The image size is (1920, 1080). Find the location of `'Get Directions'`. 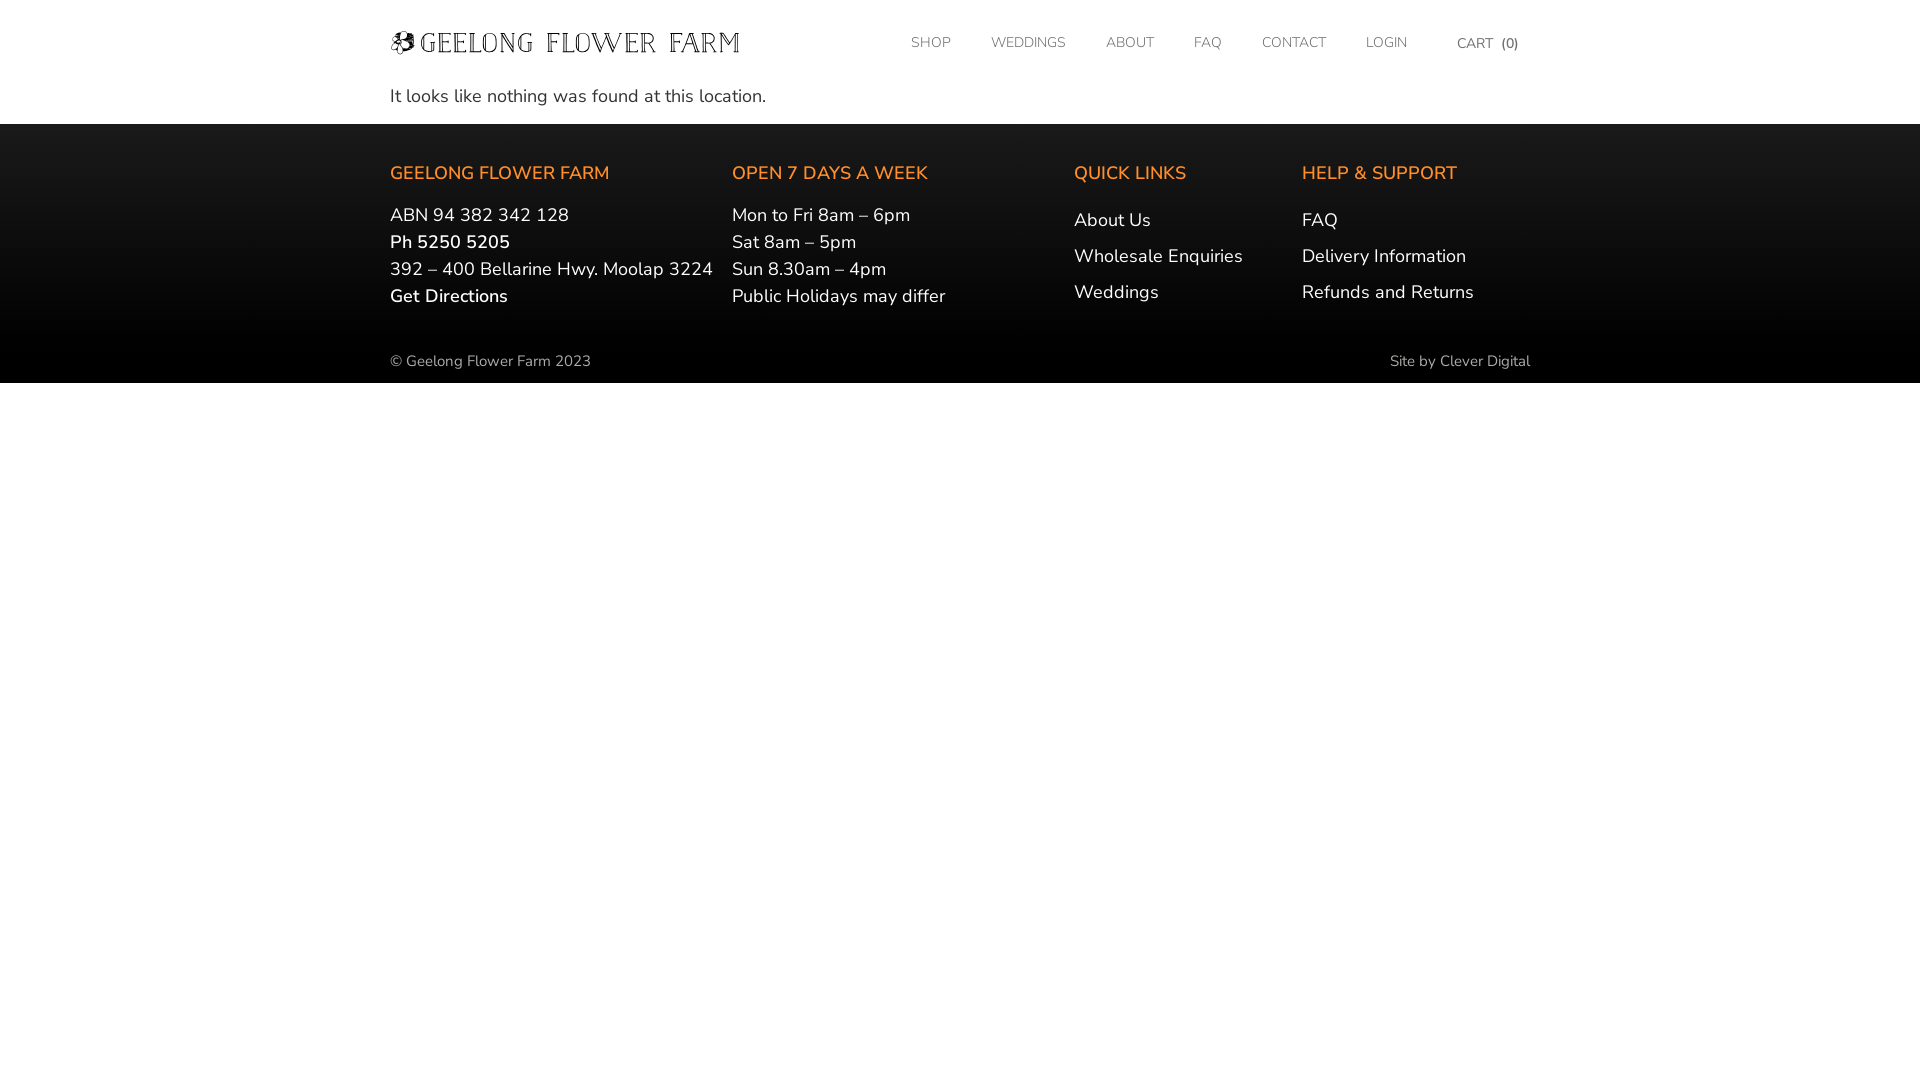

'Get Directions' is located at coordinates (448, 296).